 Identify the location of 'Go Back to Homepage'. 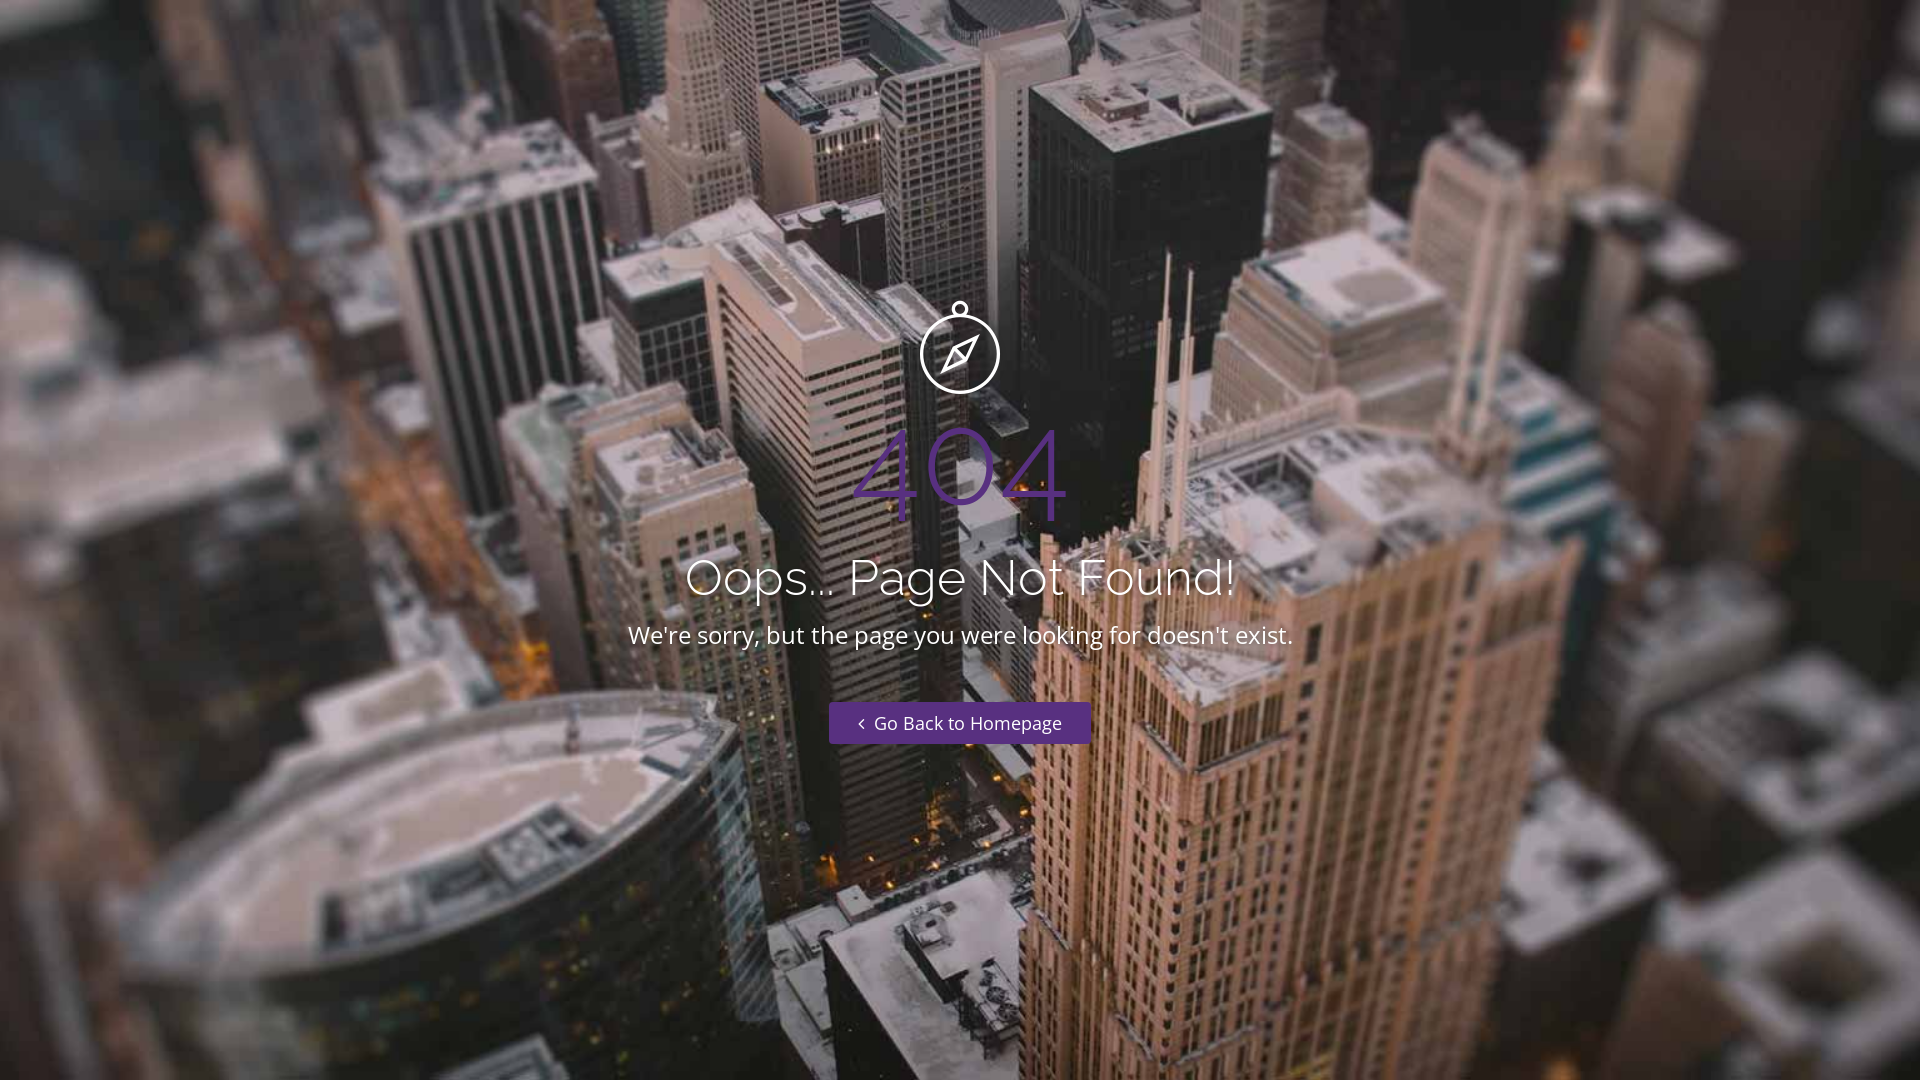
(960, 722).